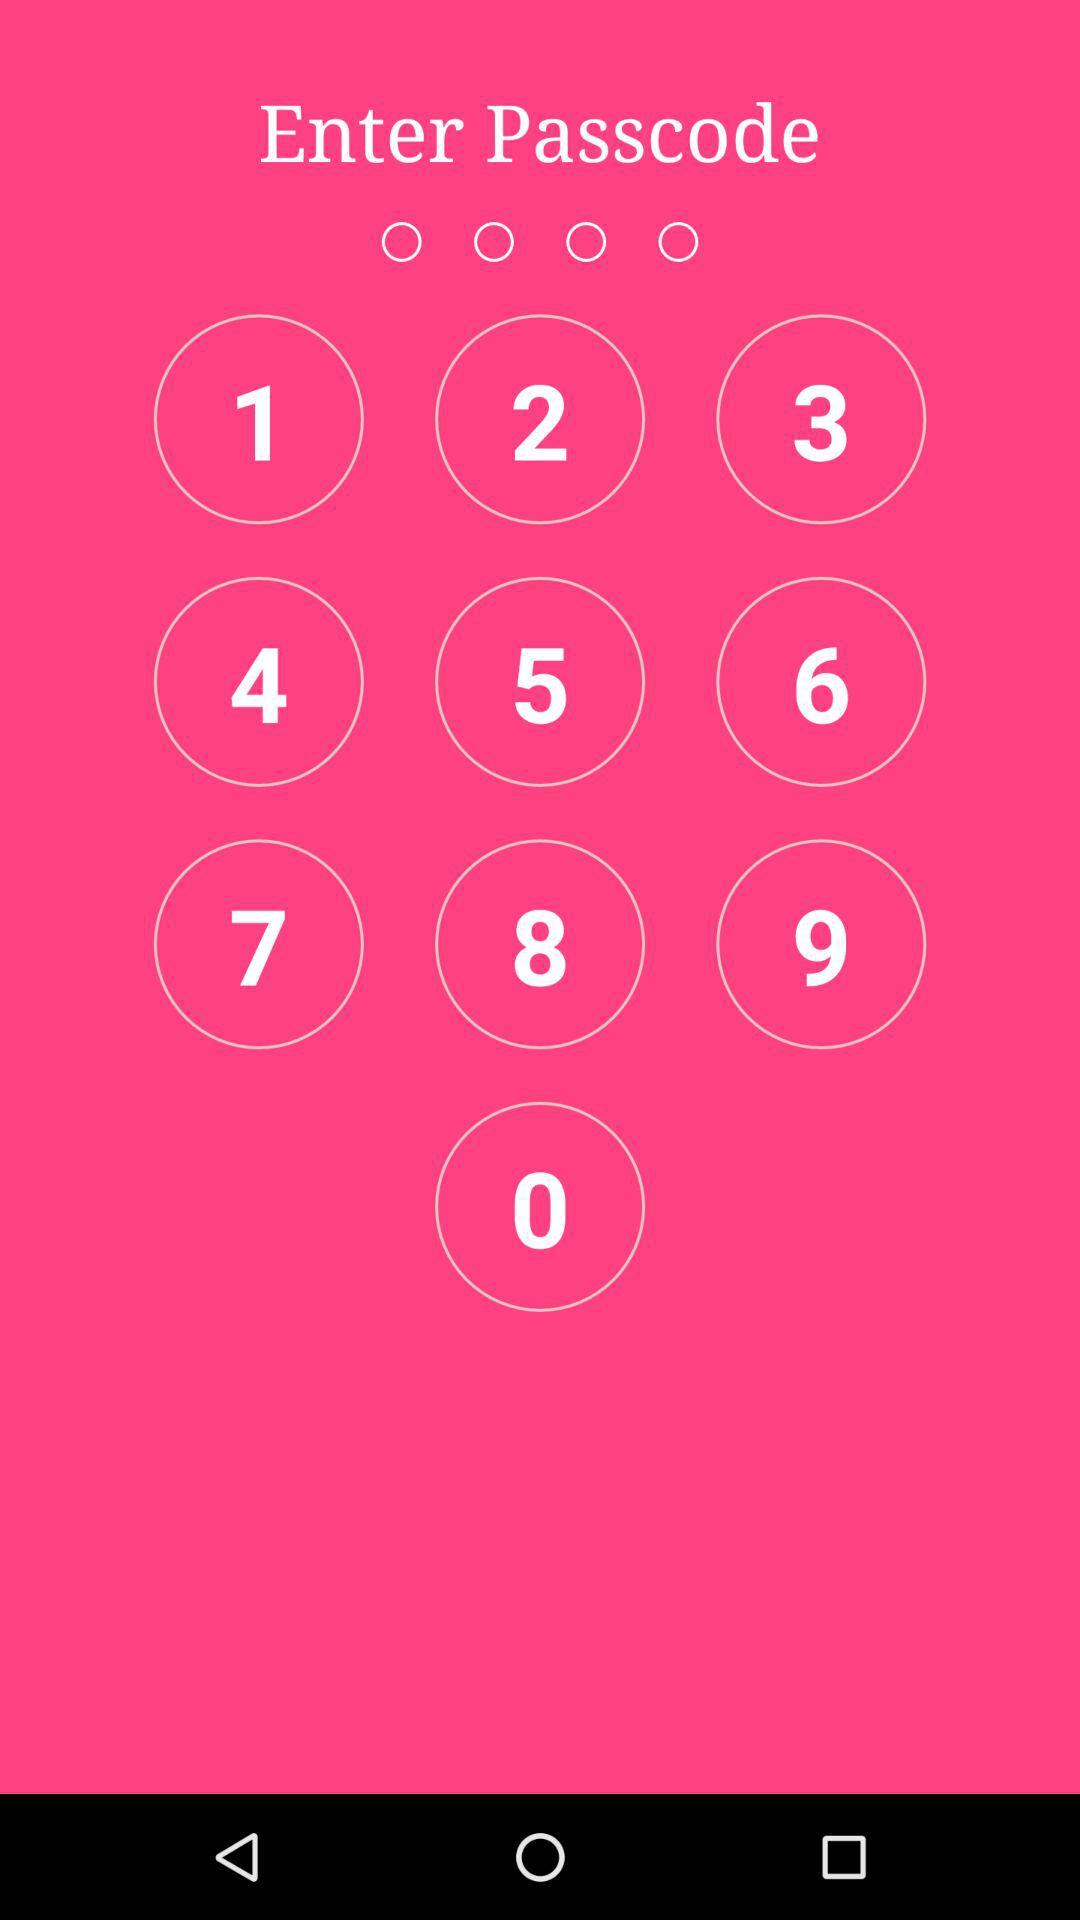 Image resolution: width=1080 pixels, height=1920 pixels. Describe the element at coordinates (821, 943) in the screenshot. I see `icon next to the 8 item` at that location.